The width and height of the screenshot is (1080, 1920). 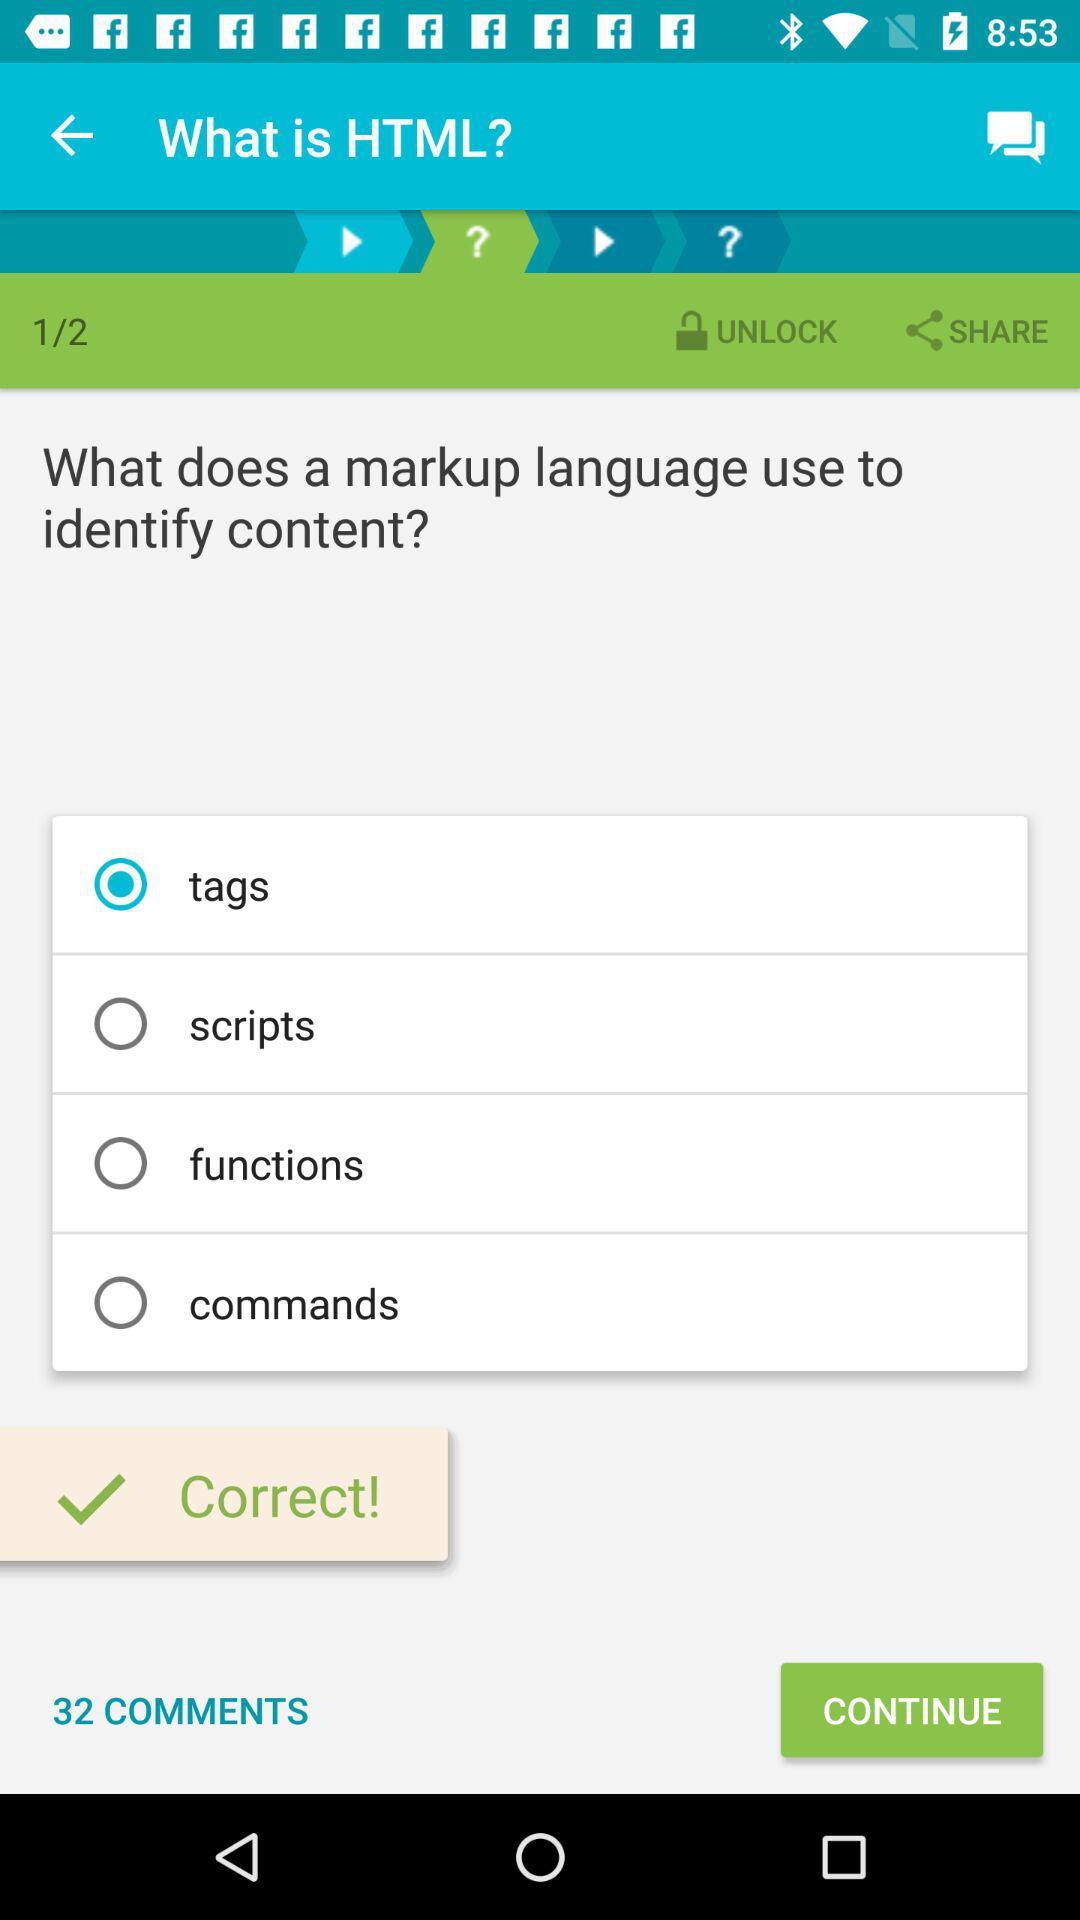 What do you see at coordinates (180, 1708) in the screenshot?
I see `32 comments` at bounding box center [180, 1708].